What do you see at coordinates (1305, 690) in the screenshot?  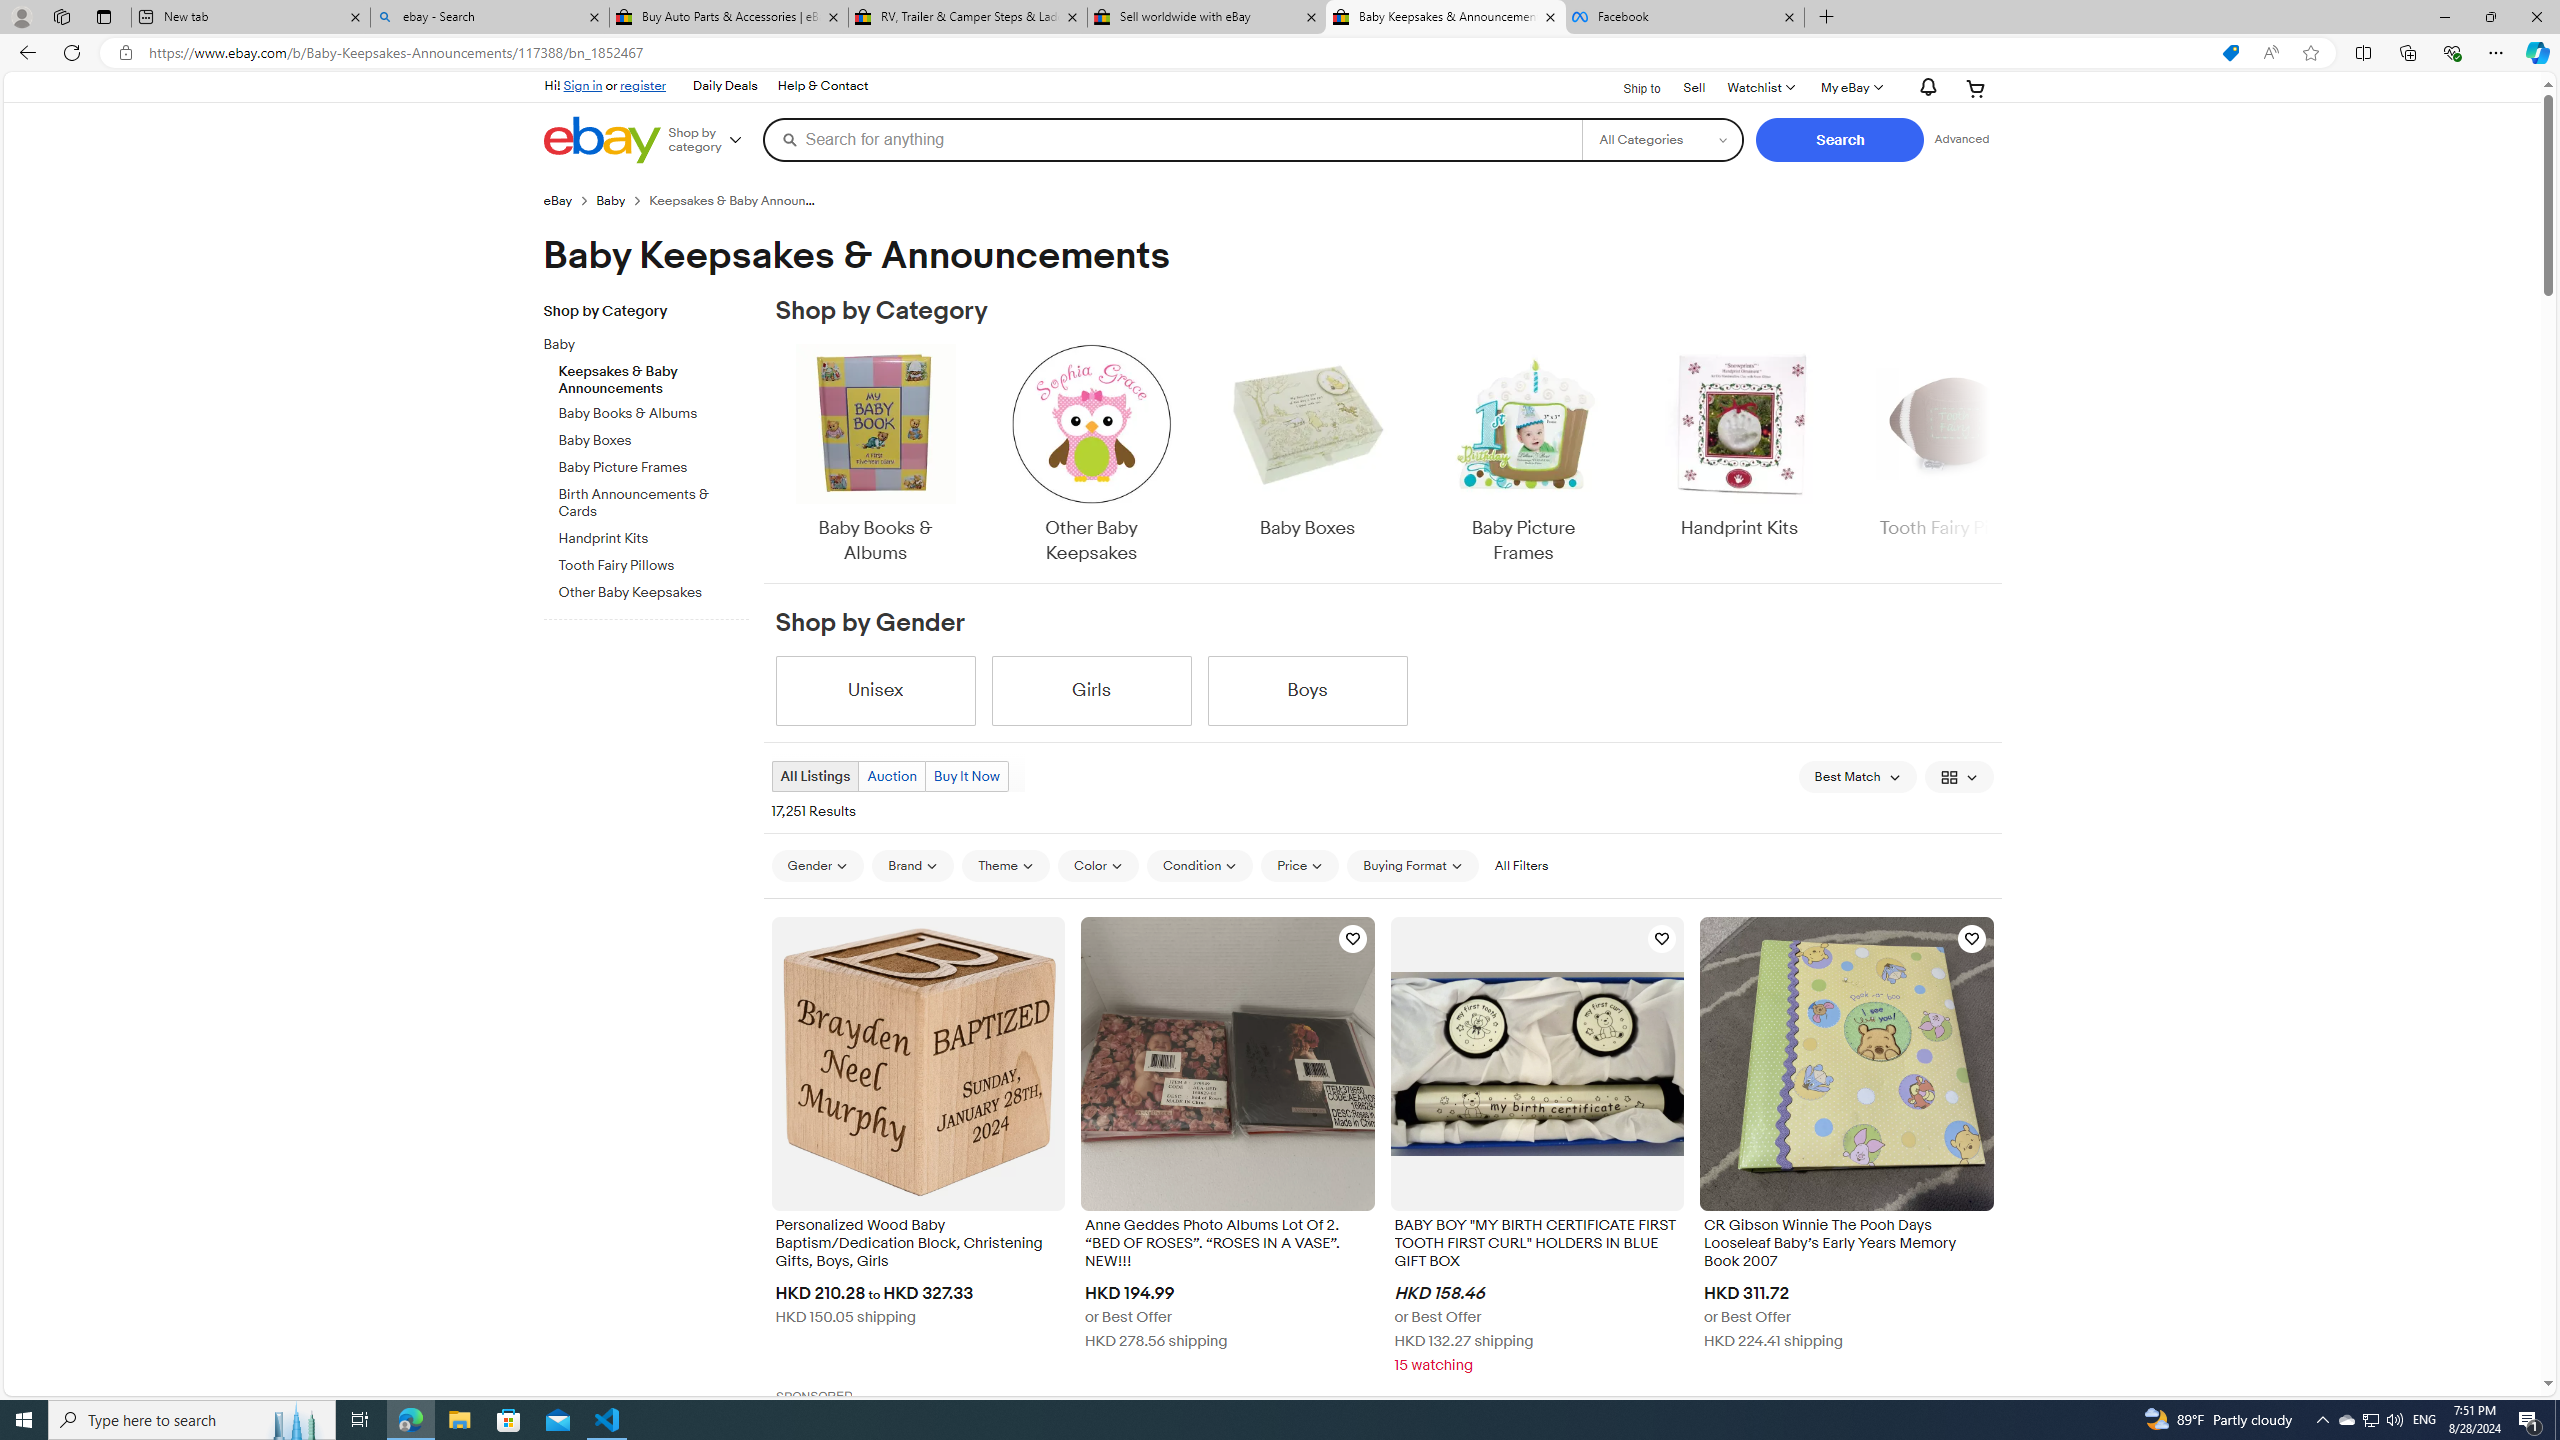 I see `'Boys'` at bounding box center [1305, 690].